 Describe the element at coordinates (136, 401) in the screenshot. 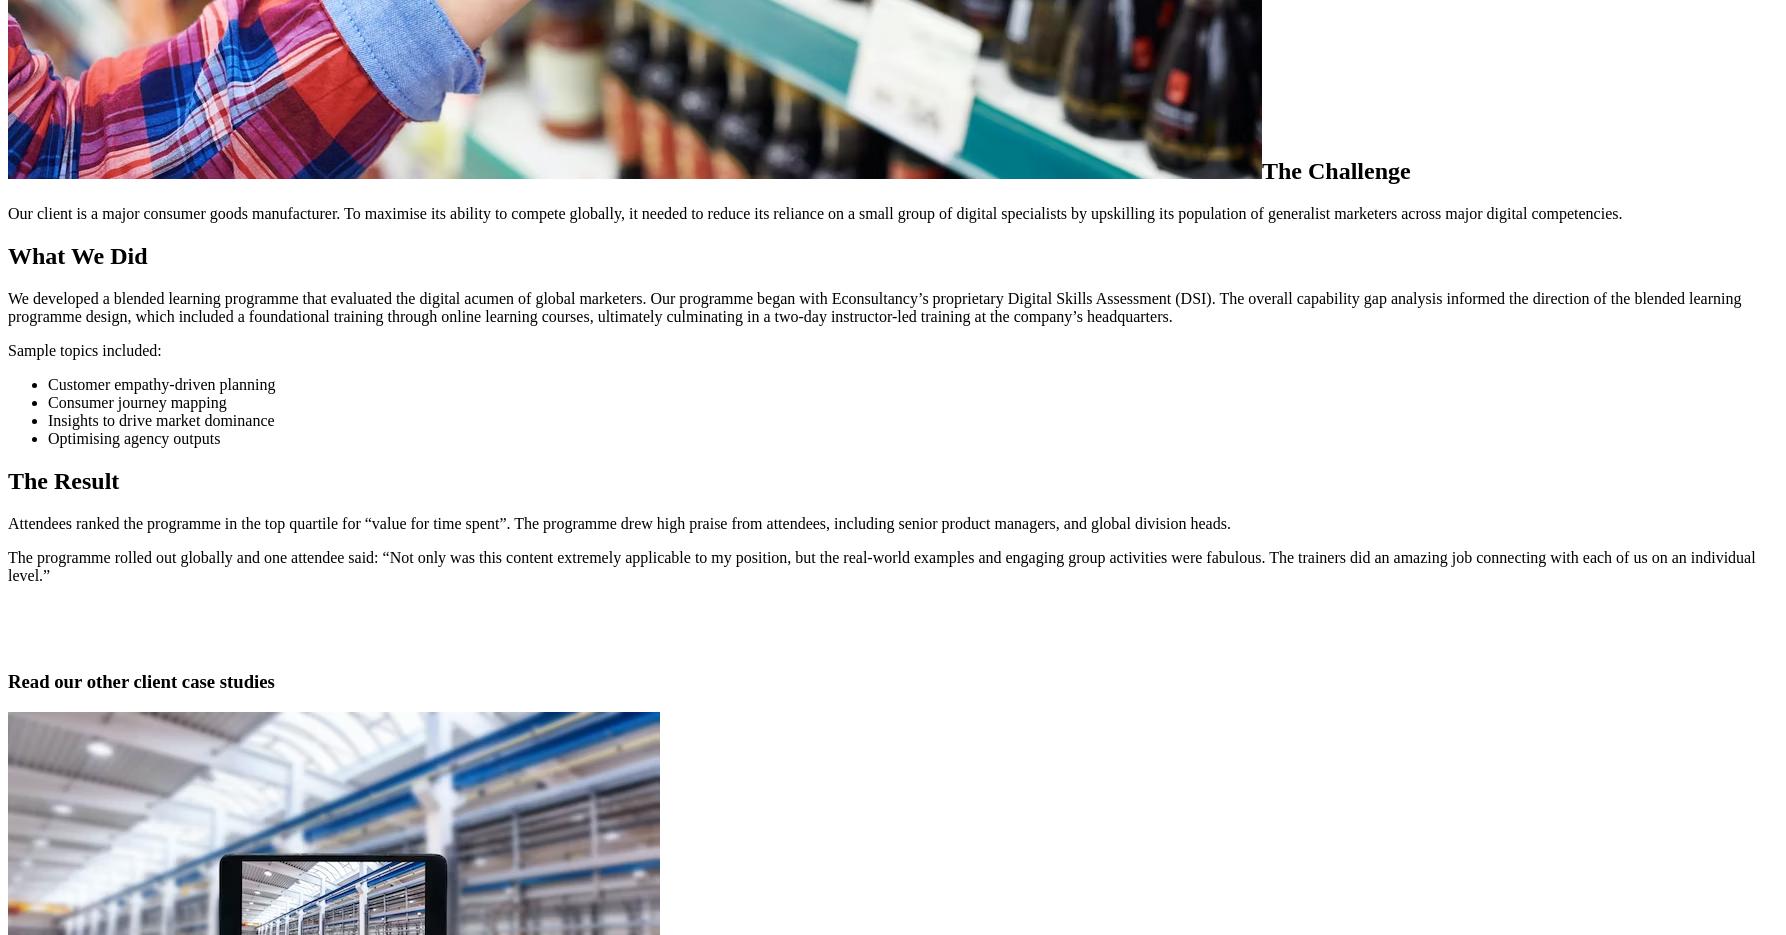

I see `'Consumer journey mapping'` at that location.